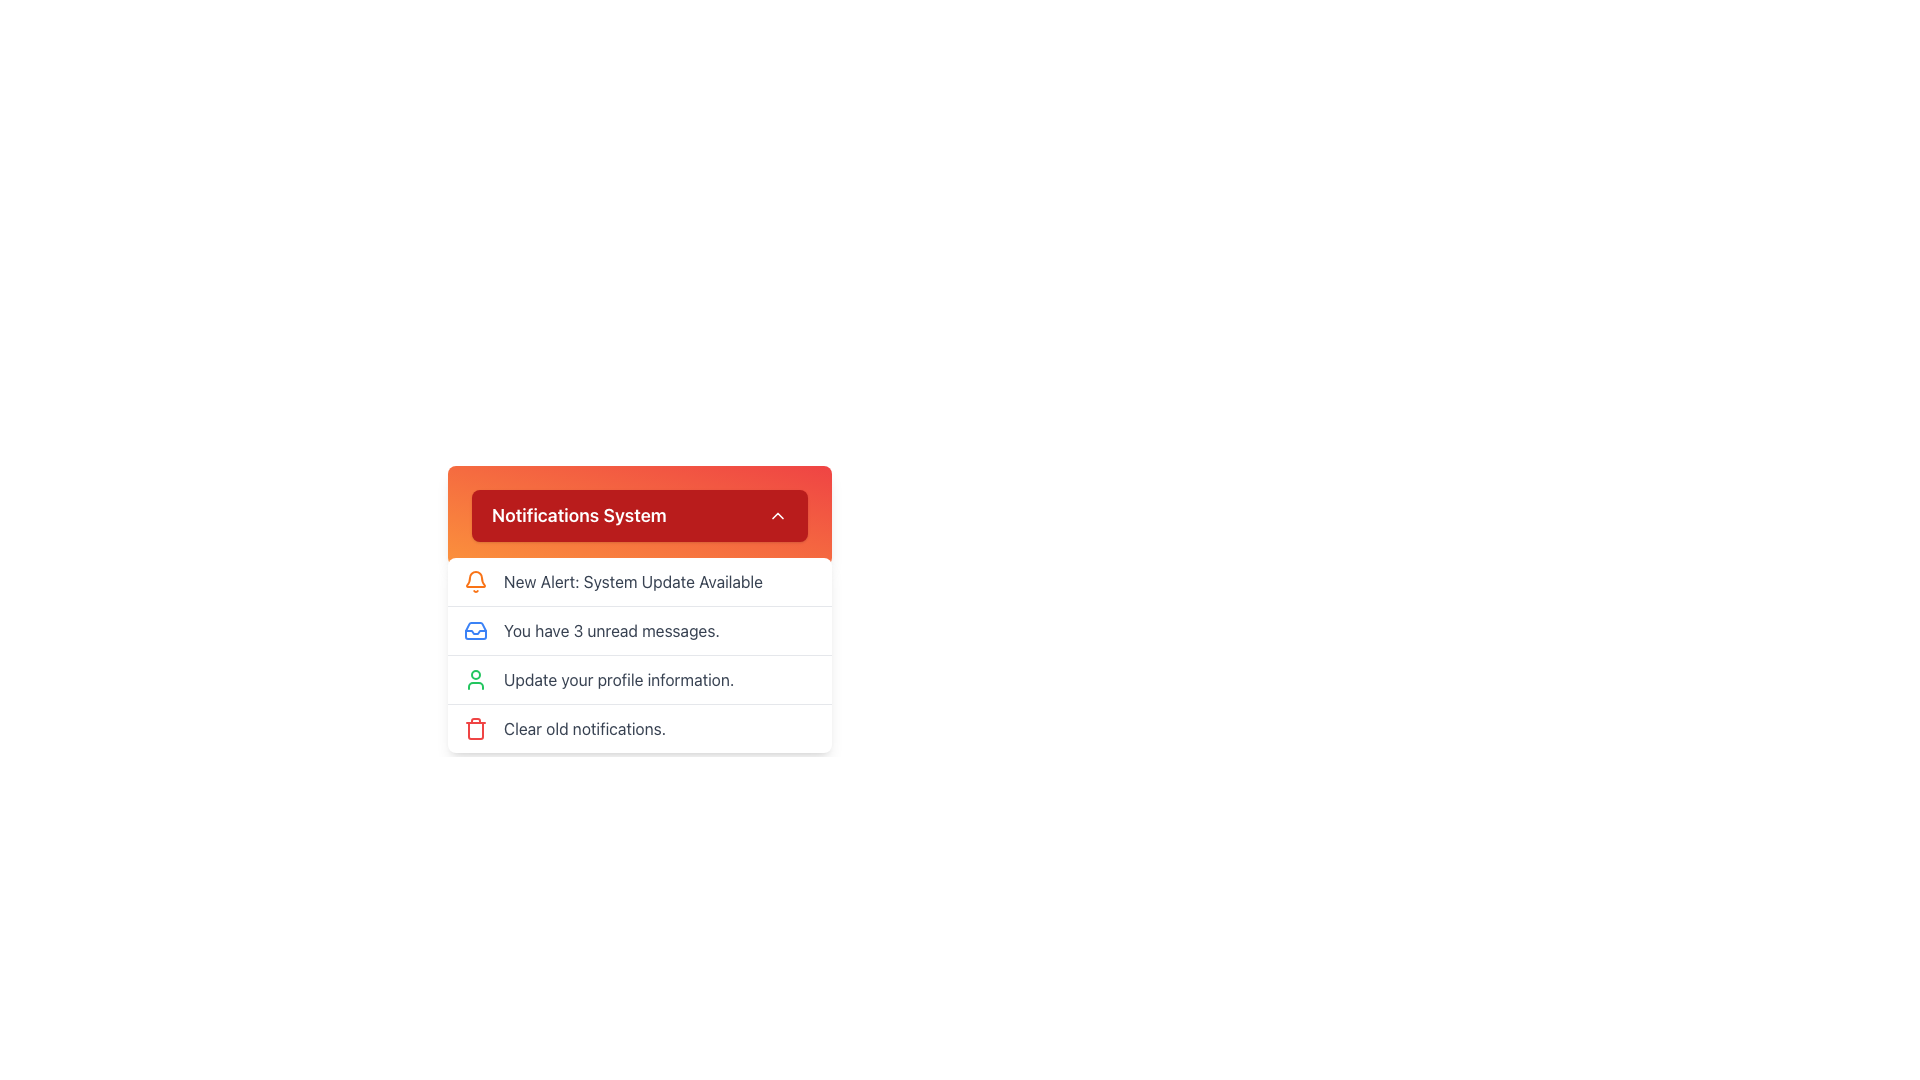  I want to click on the notification text label displaying 'New Alert: System Update Available', which is styled boldly and is the first entry in the notification dropdown menu, located to the right of an orange bell icon, so click(632, 582).